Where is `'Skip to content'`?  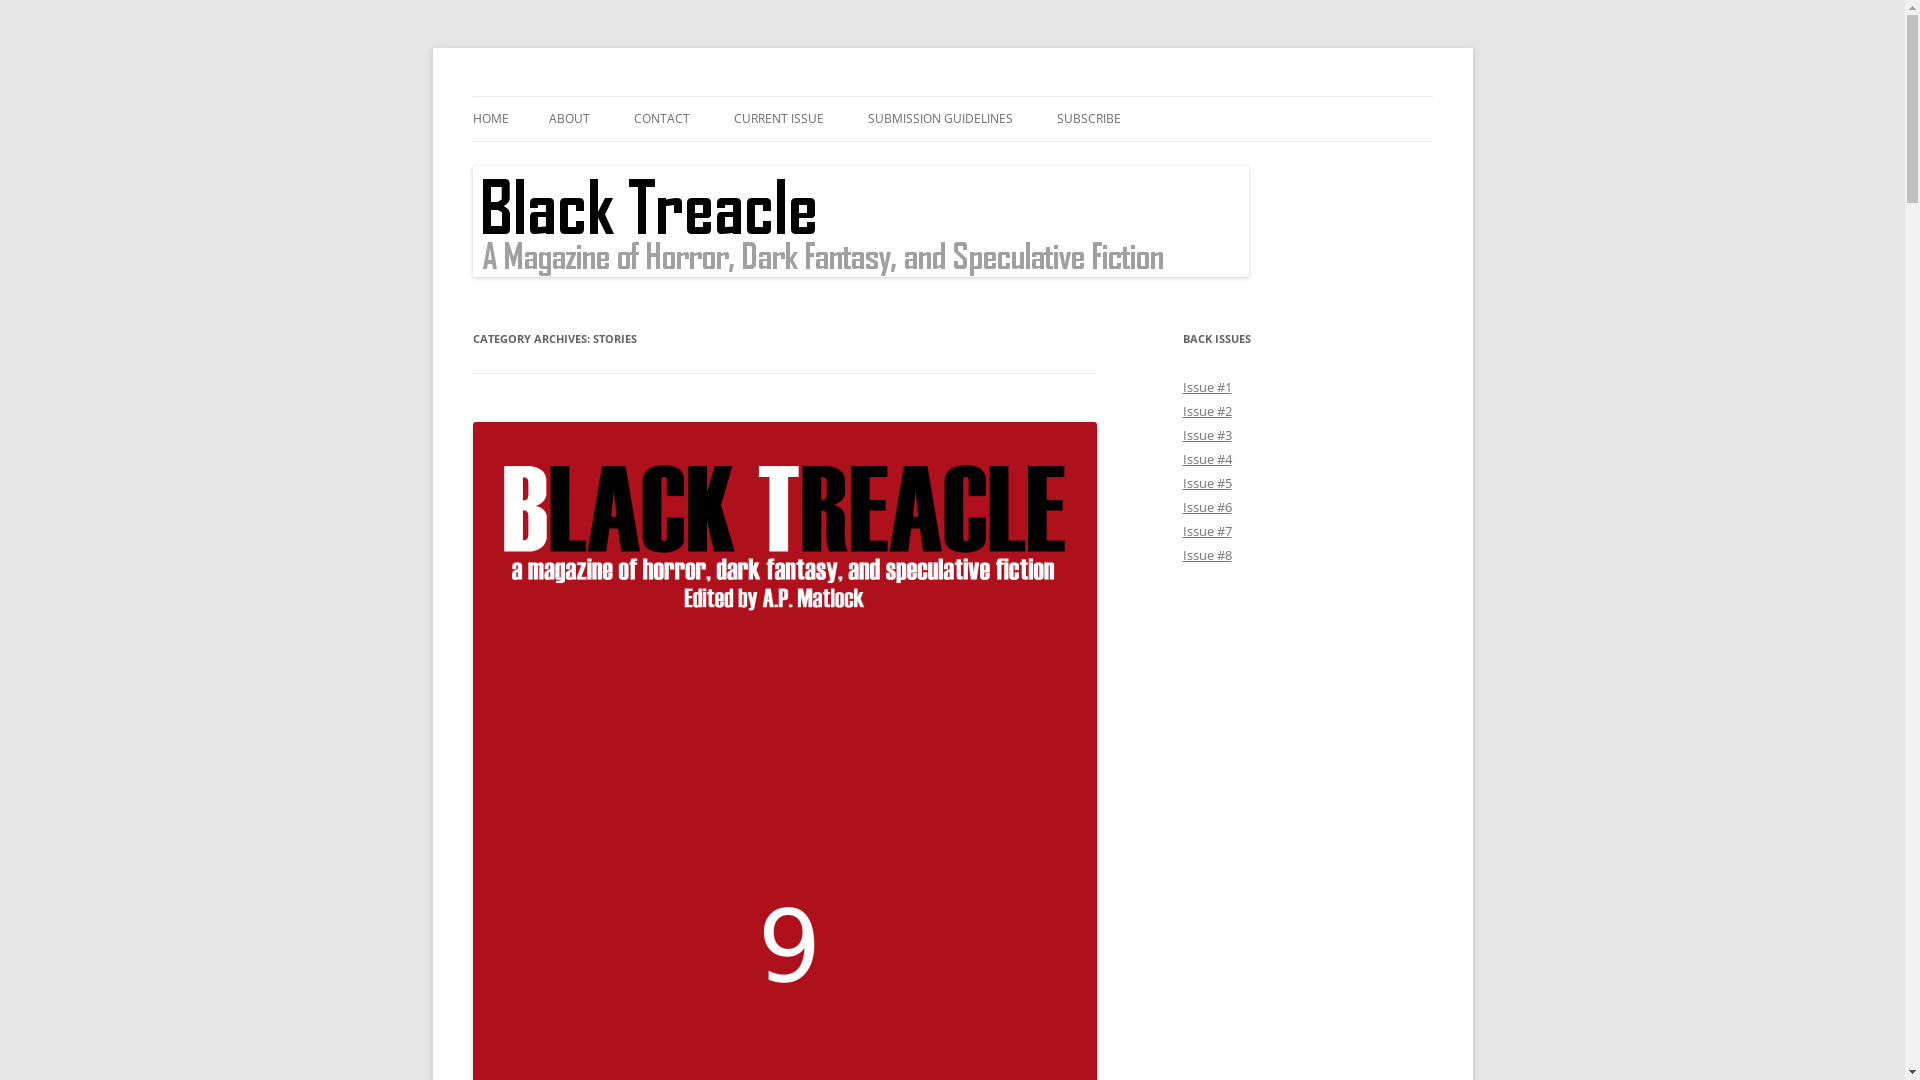
'Skip to content' is located at coordinates (950, 96).